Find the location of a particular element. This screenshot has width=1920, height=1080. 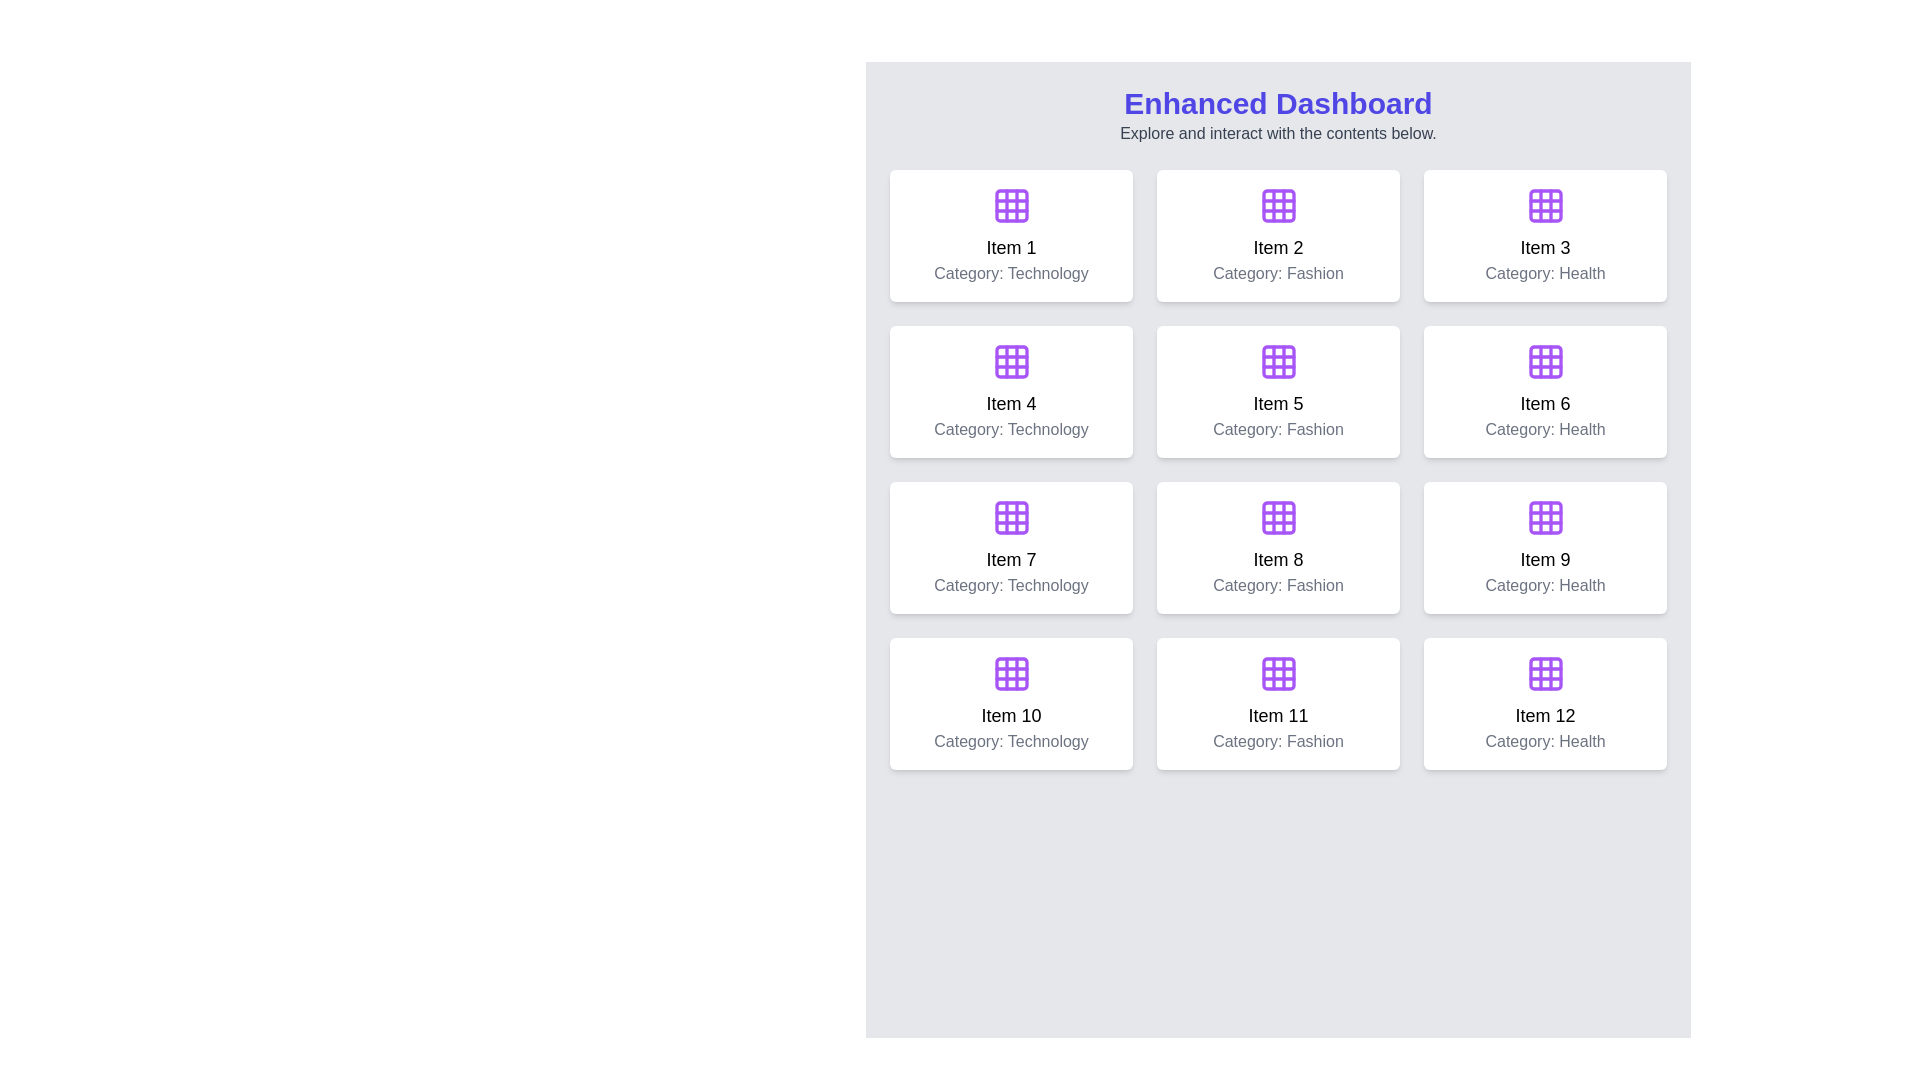

the static text displaying 'Explore and interact with the contents below.' located below the 'Enhanced Dashboard' heading is located at coordinates (1277, 134).